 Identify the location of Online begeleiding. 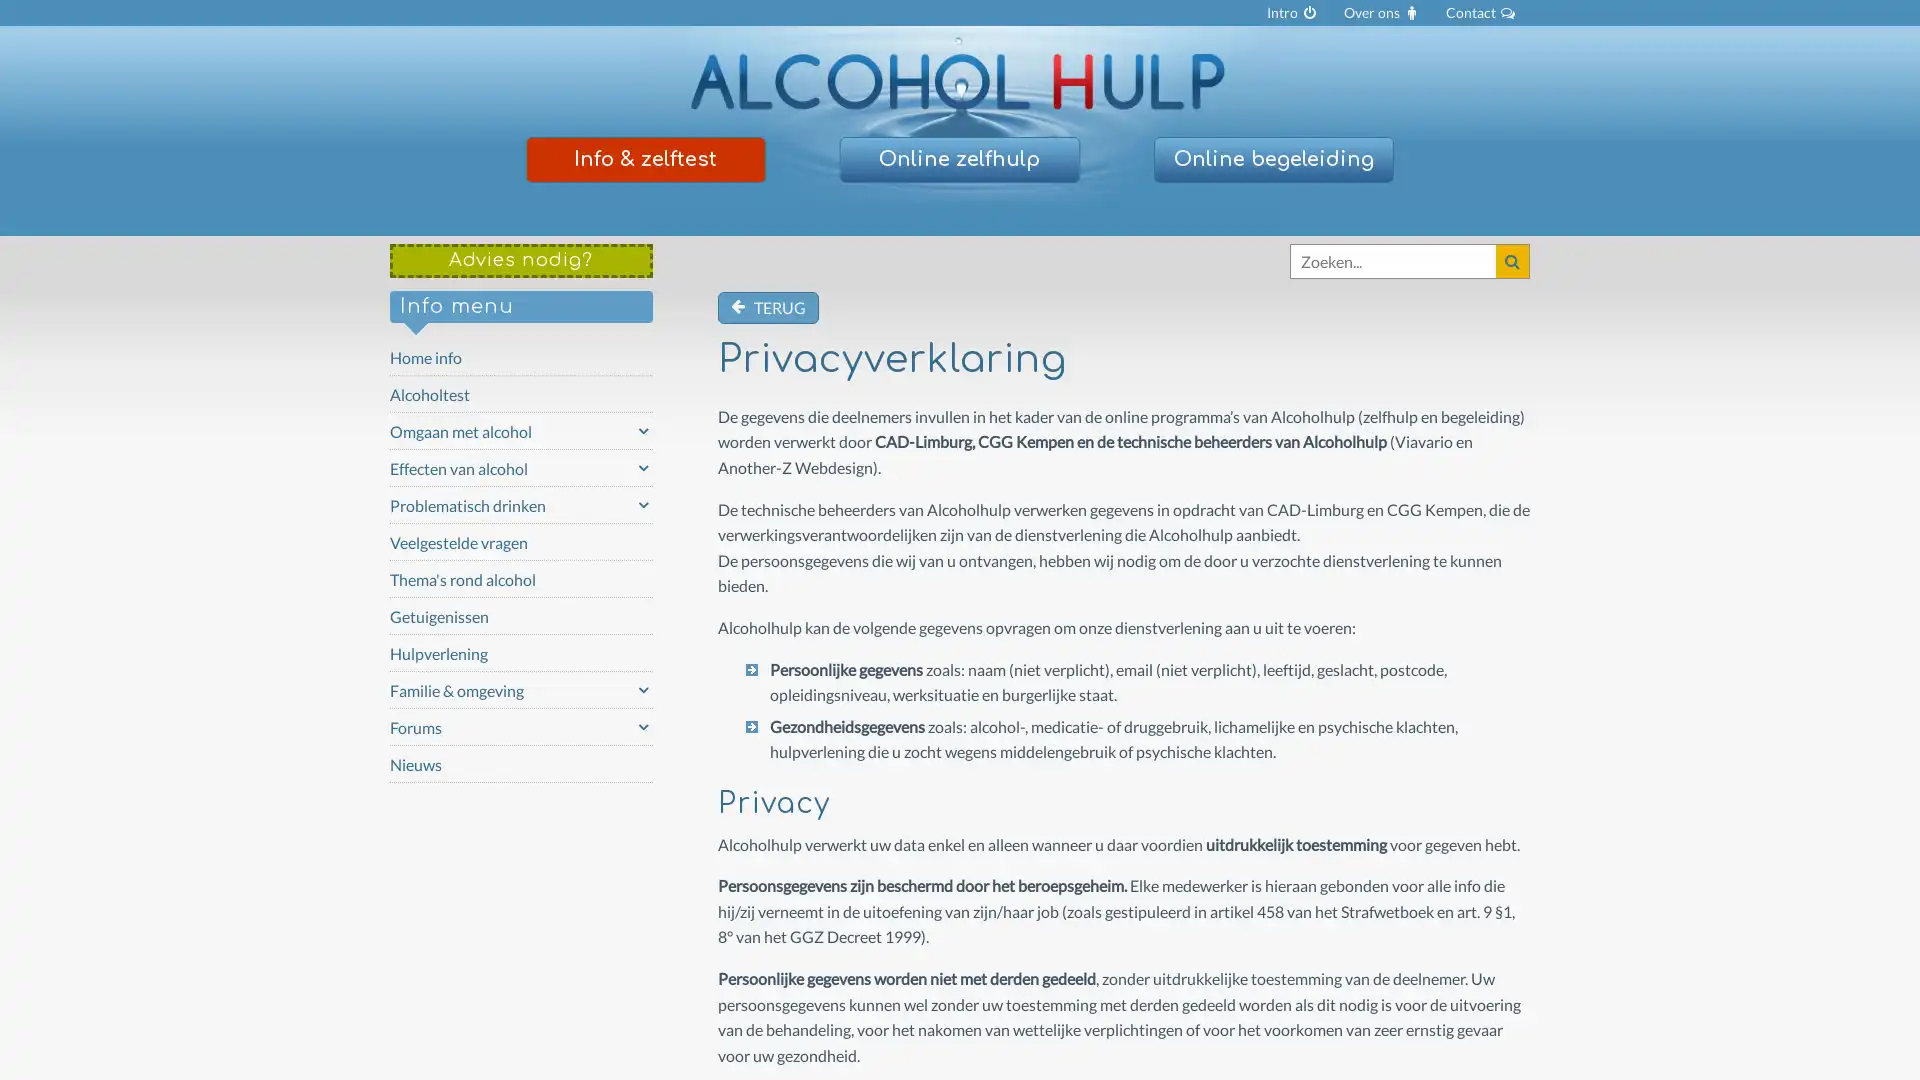
(1271, 158).